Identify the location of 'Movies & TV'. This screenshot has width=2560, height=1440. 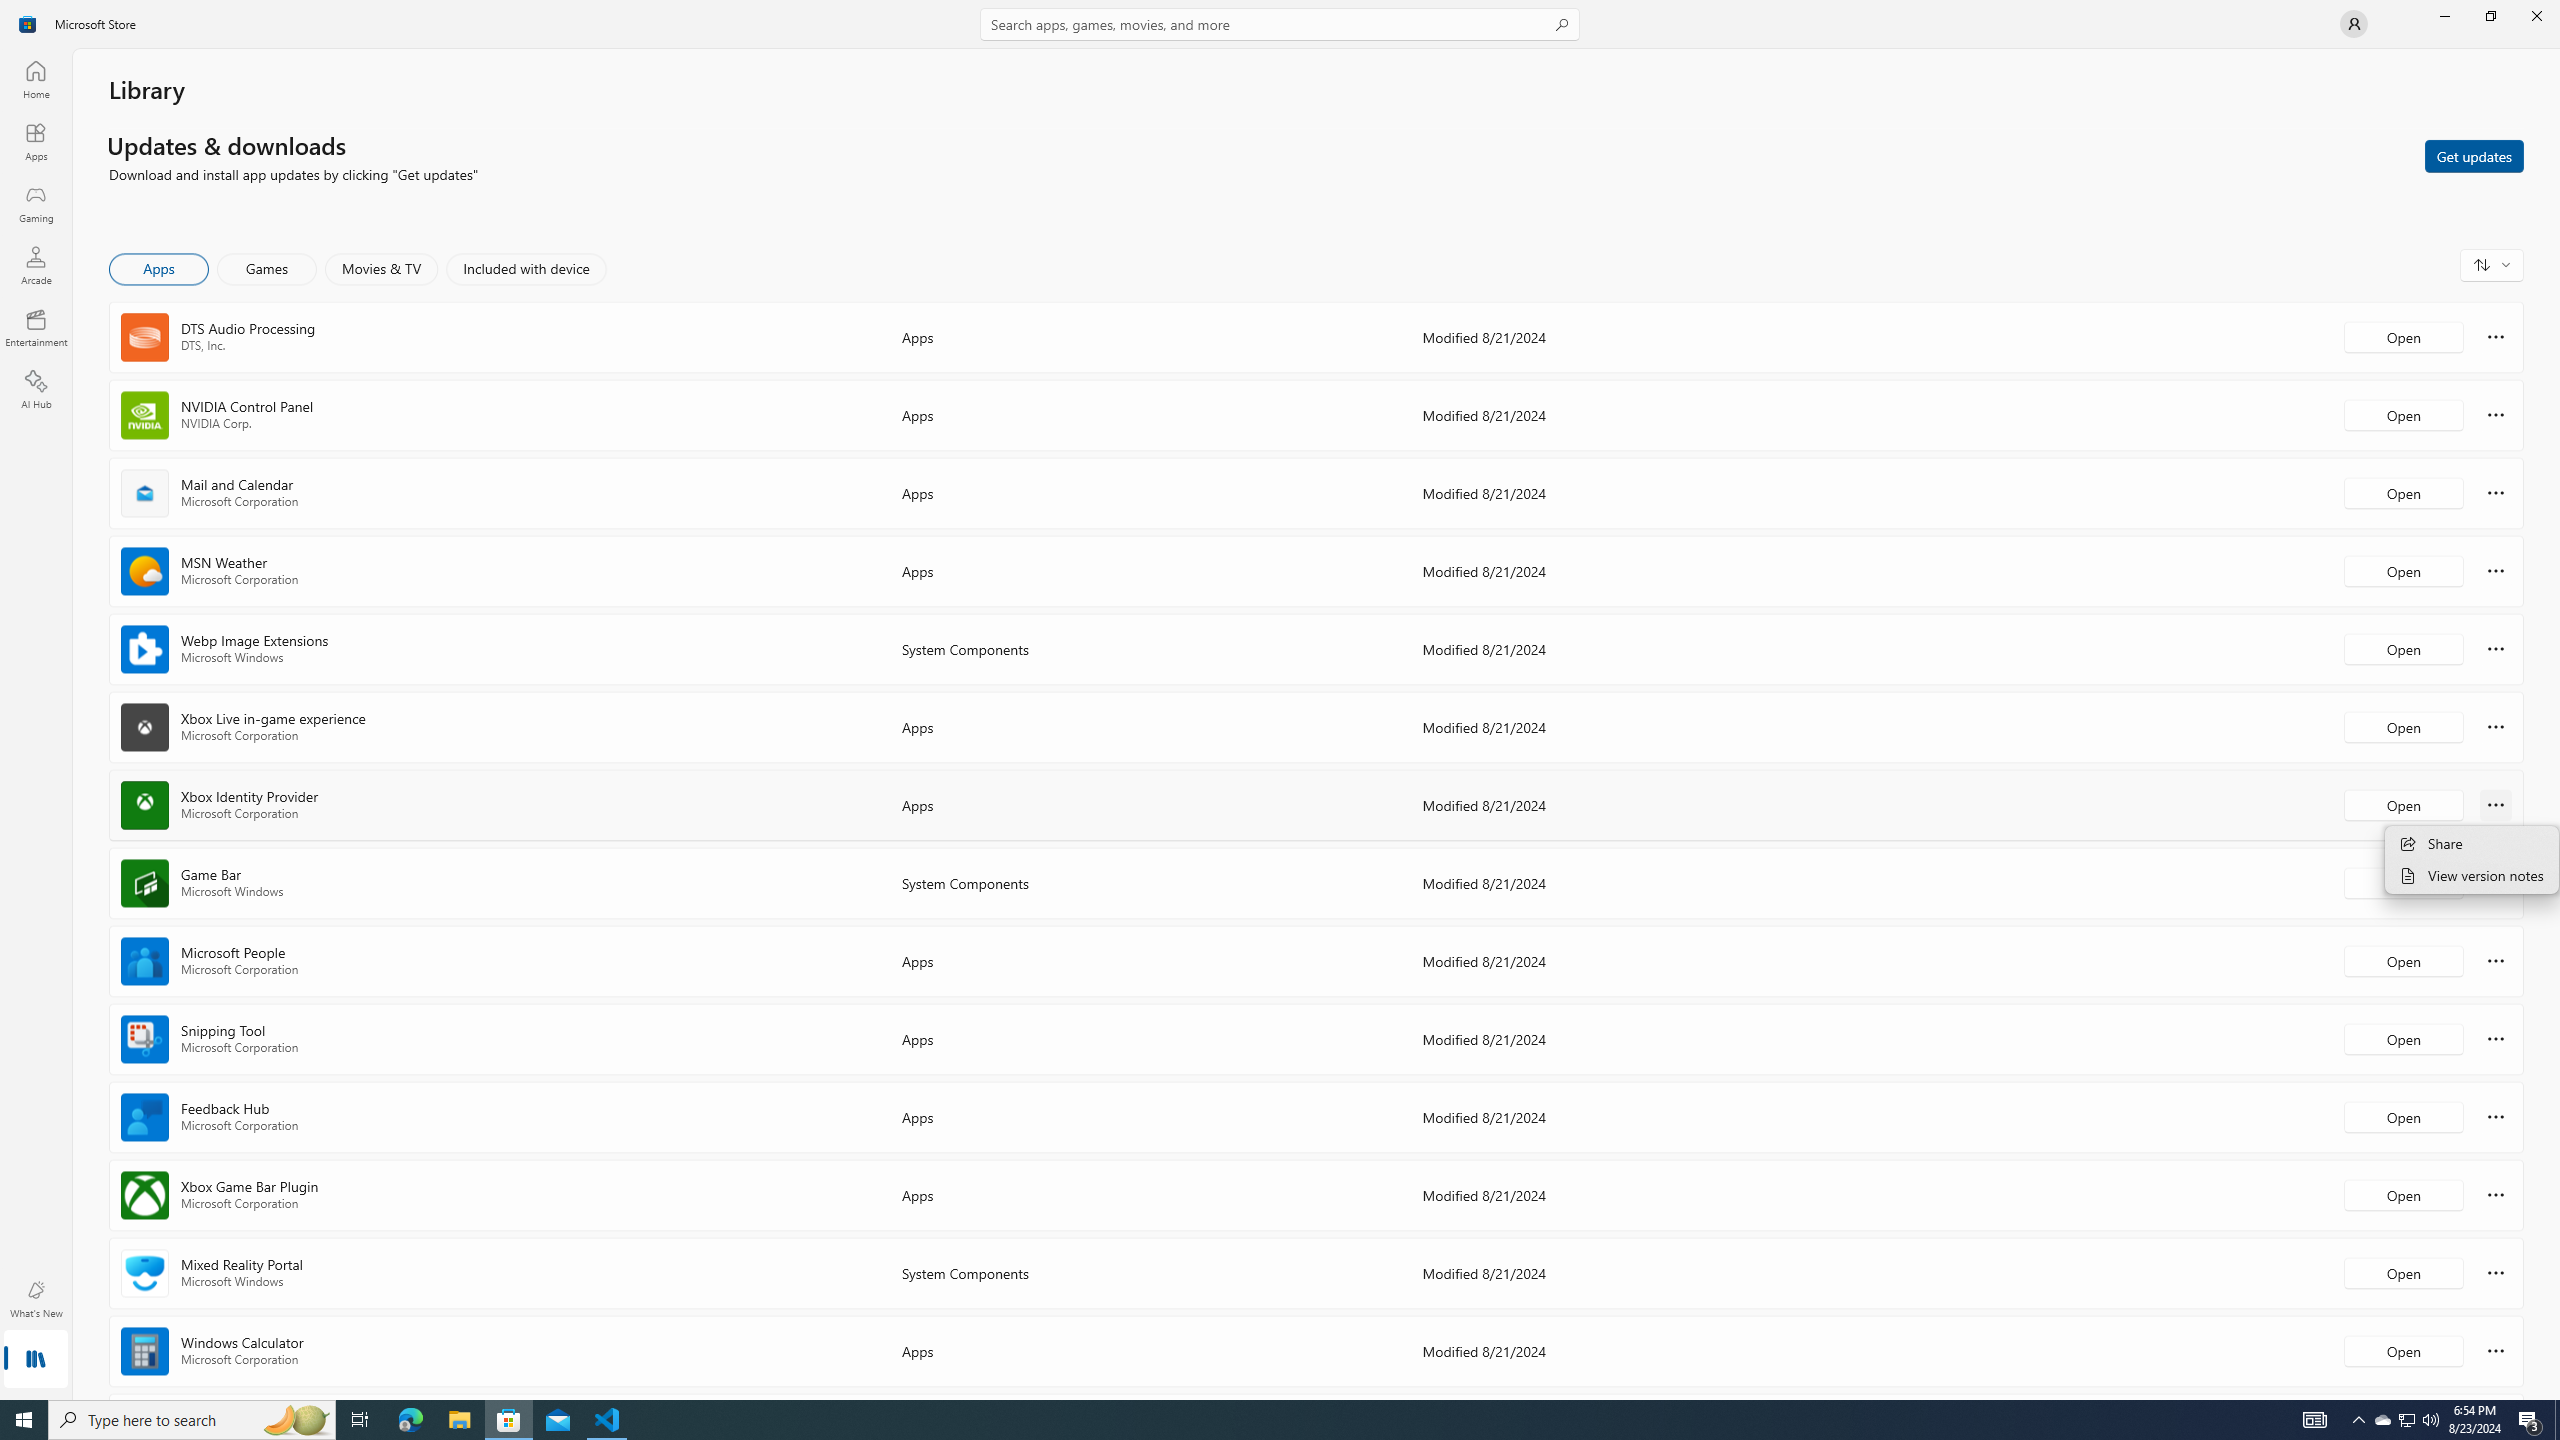
(380, 268).